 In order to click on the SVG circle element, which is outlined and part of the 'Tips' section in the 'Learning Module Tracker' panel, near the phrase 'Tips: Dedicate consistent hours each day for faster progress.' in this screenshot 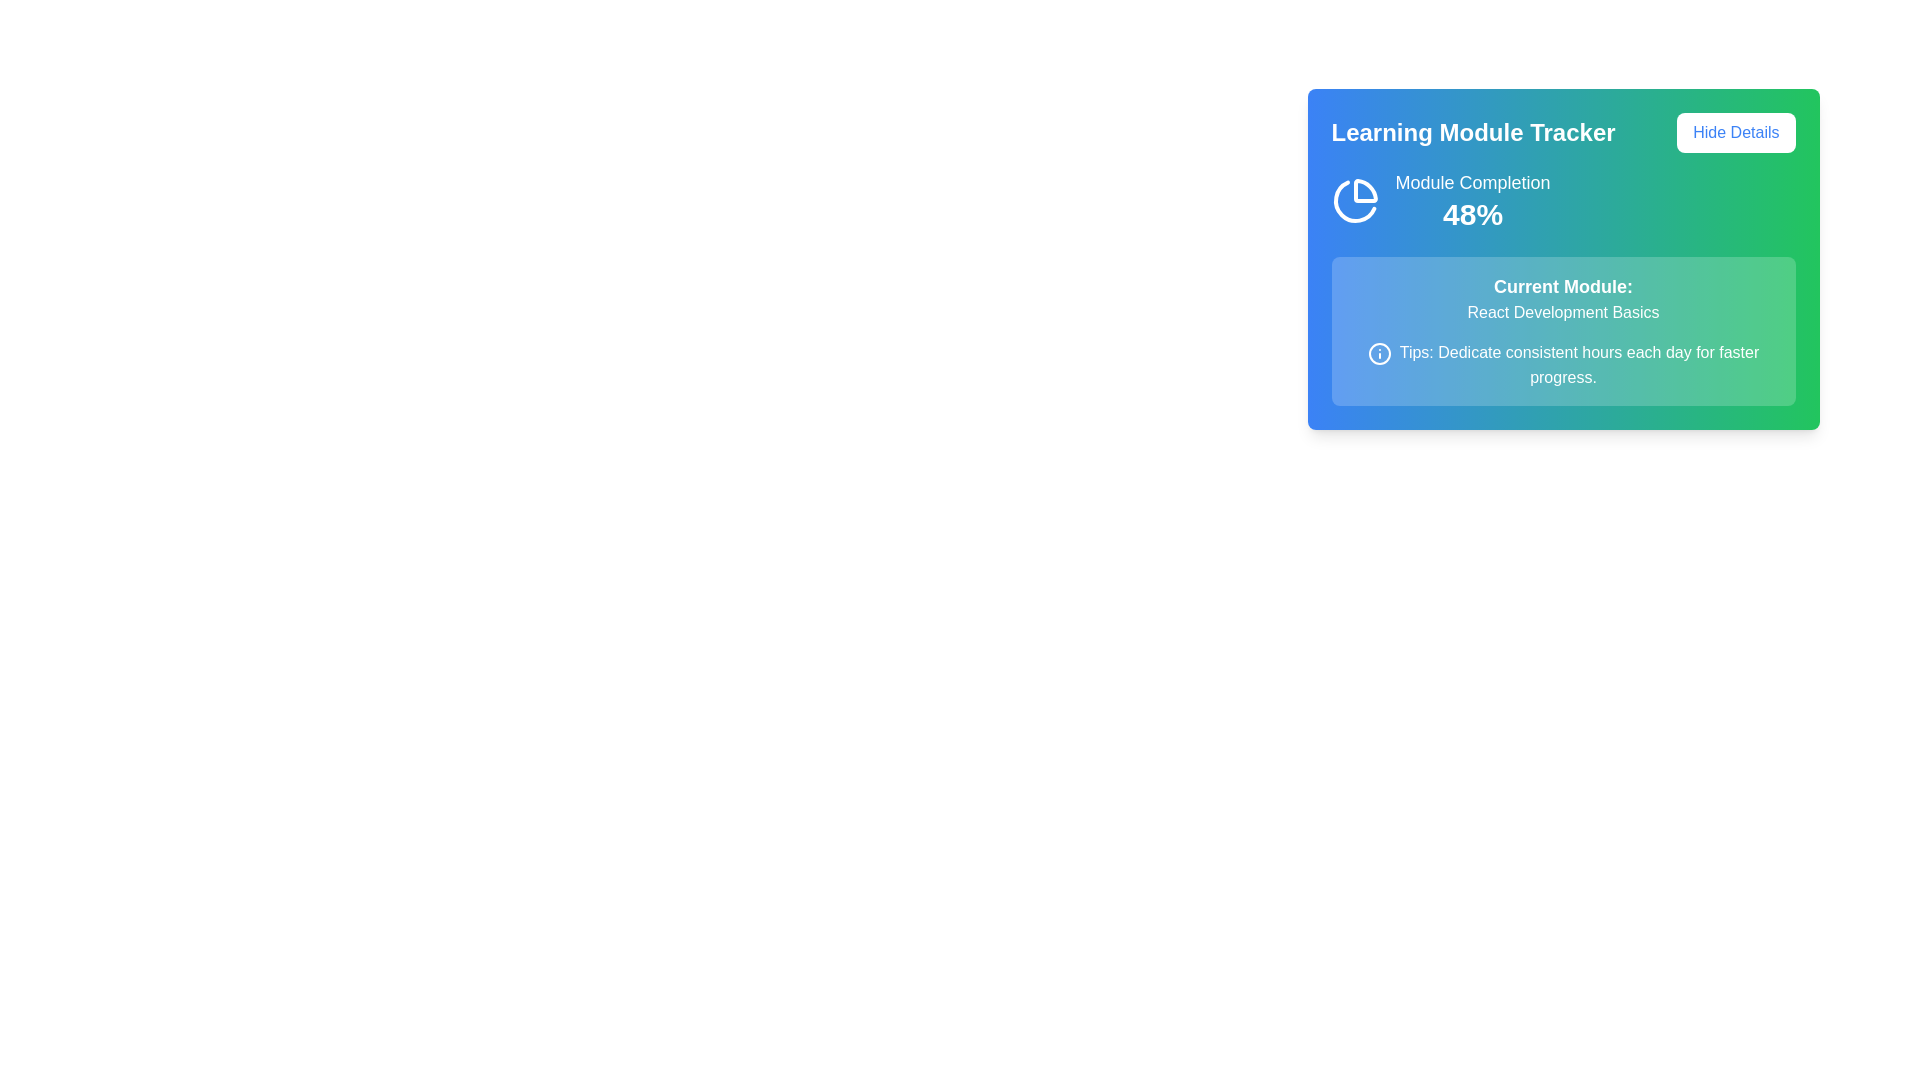, I will do `click(1378, 352)`.